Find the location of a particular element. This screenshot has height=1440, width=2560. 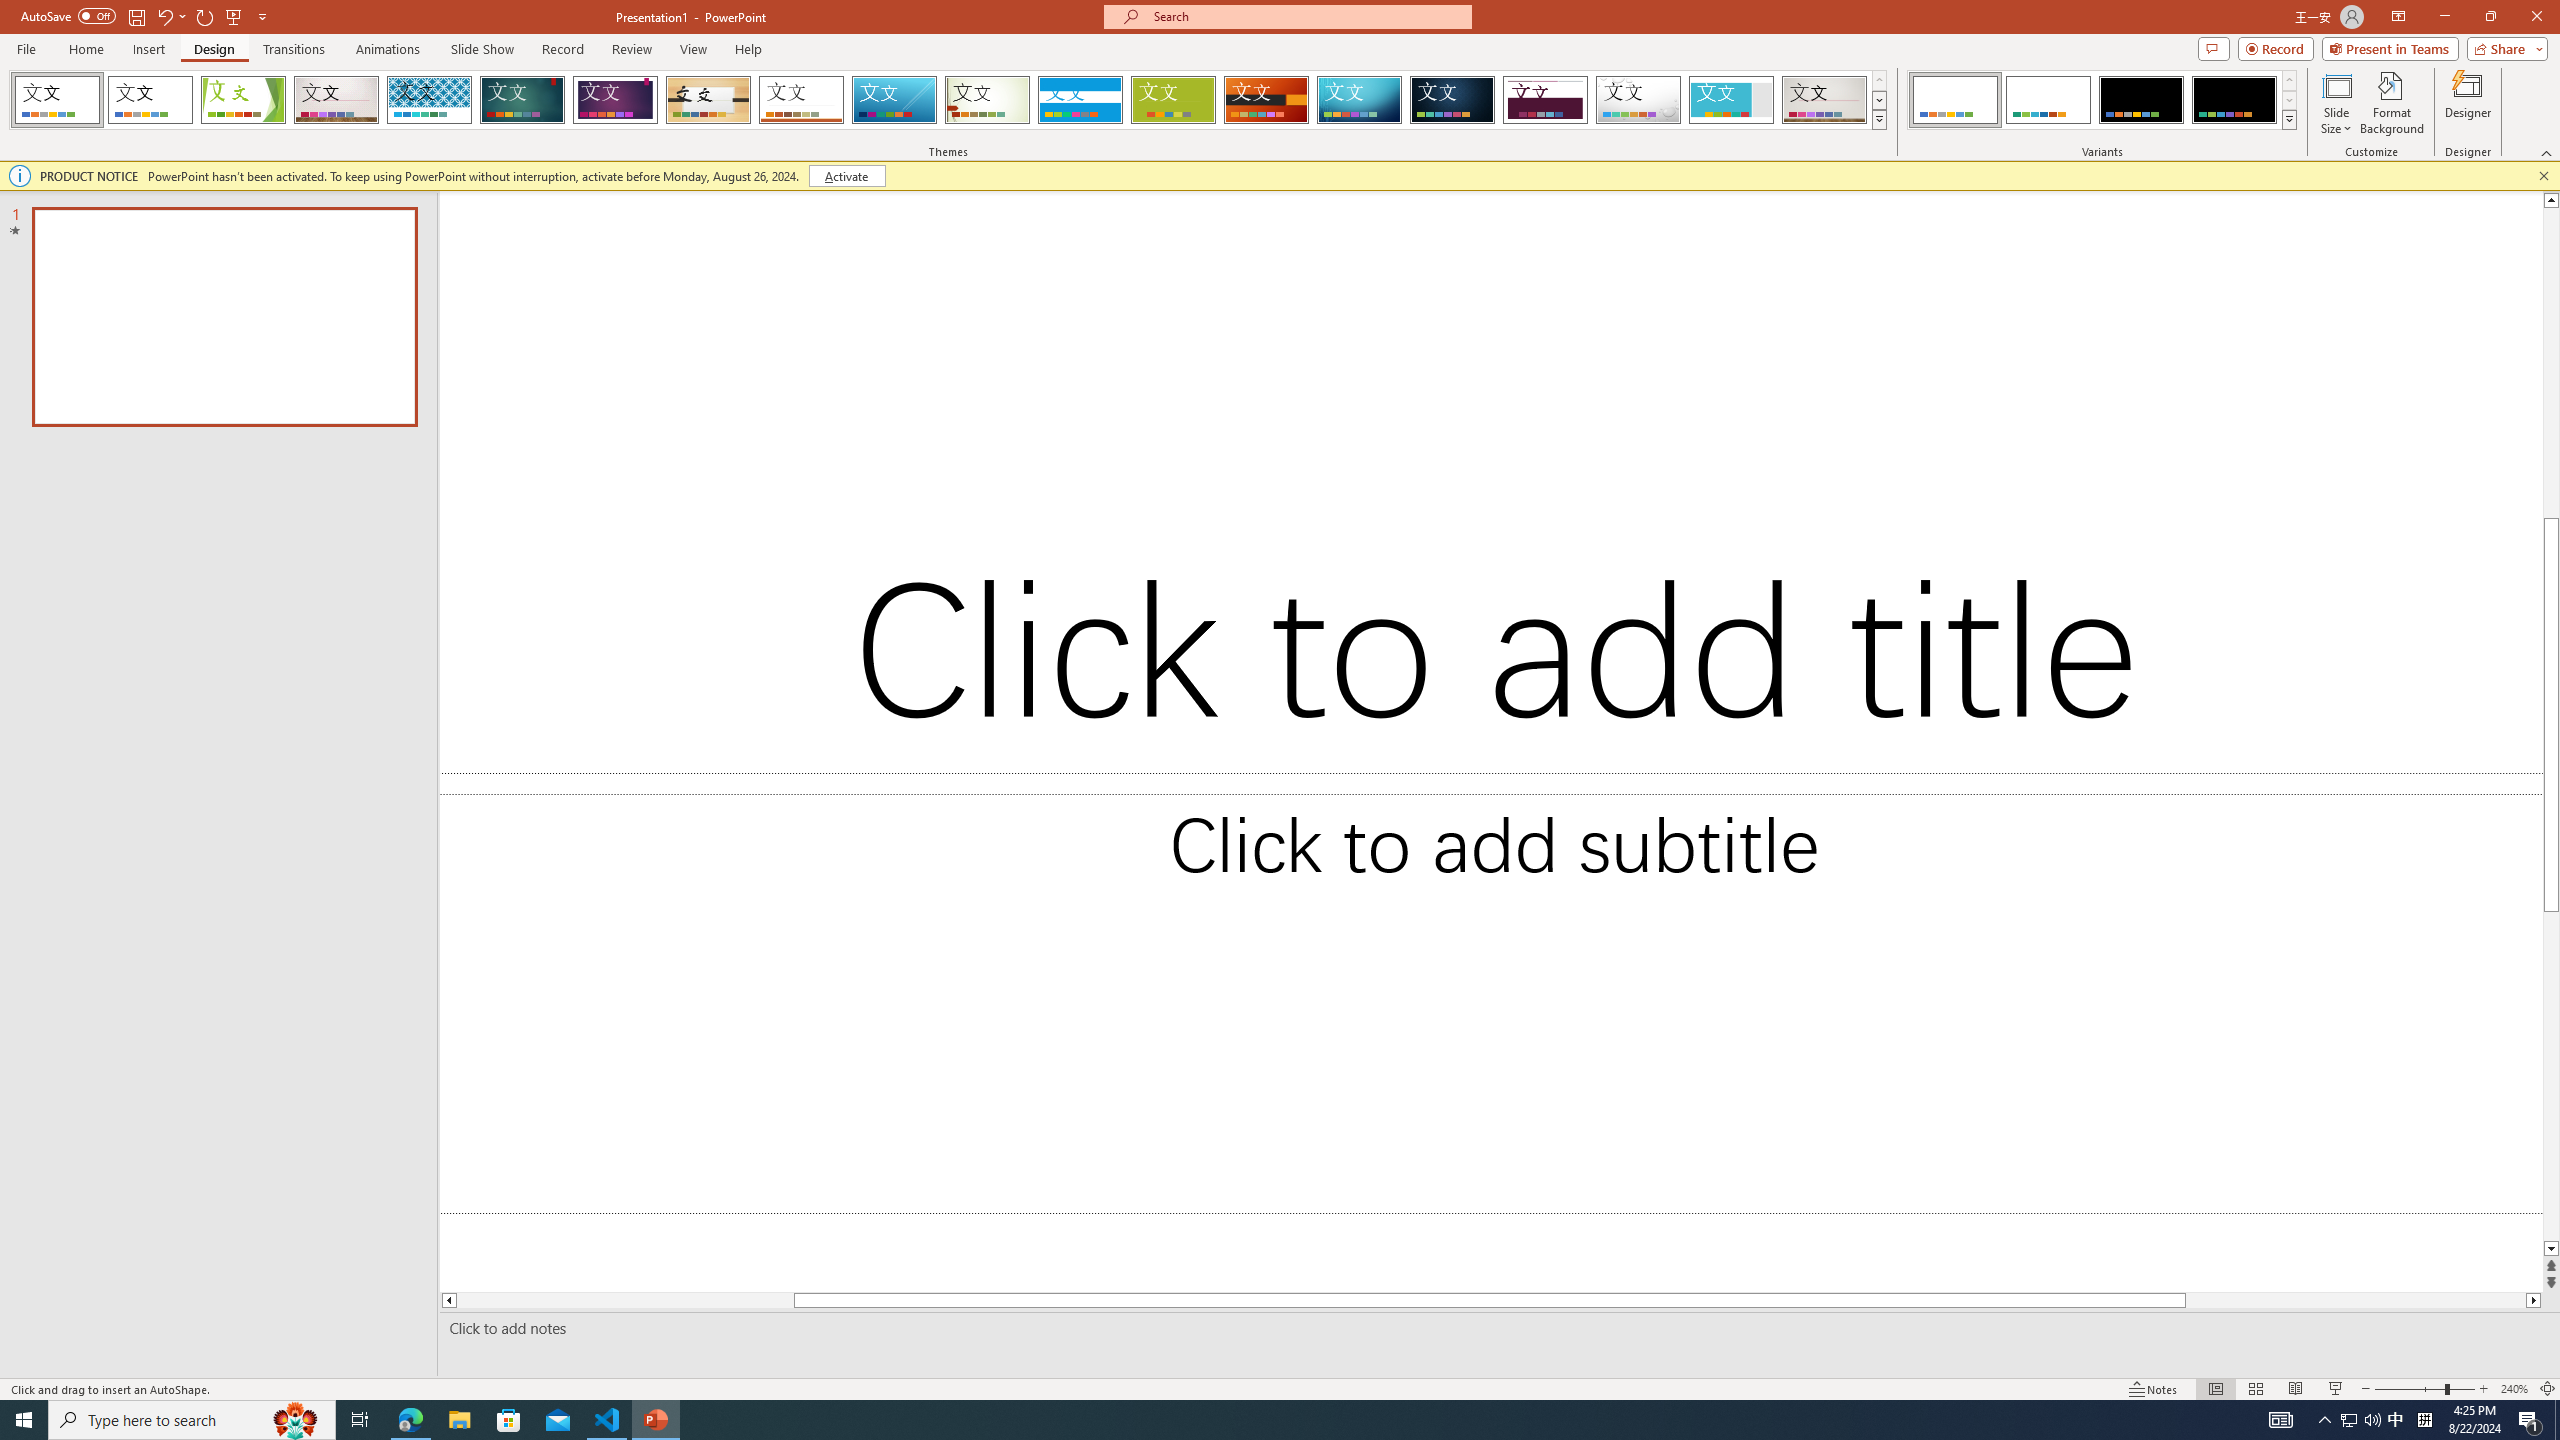

'Gallery' is located at coordinates (1825, 99).